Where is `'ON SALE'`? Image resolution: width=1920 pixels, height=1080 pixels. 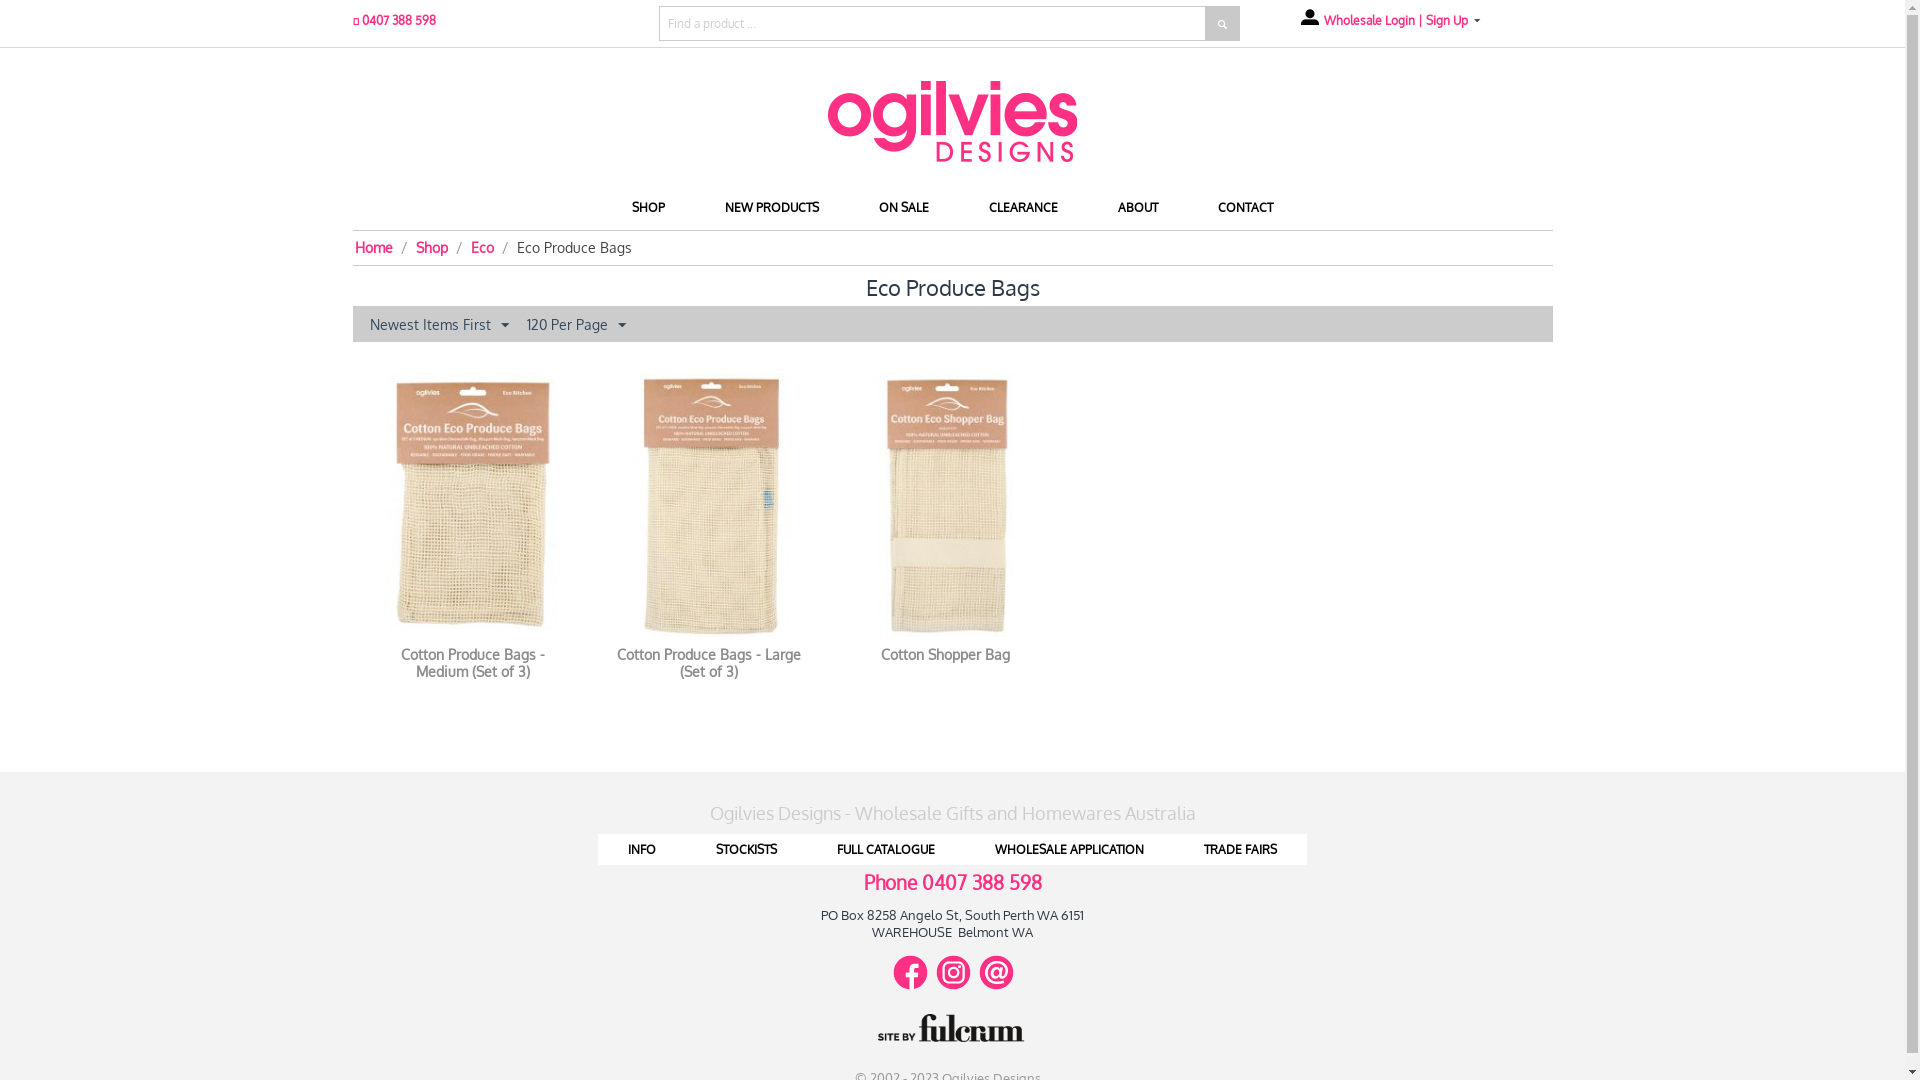
'ON SALE' is located at coordinates (902, 207).